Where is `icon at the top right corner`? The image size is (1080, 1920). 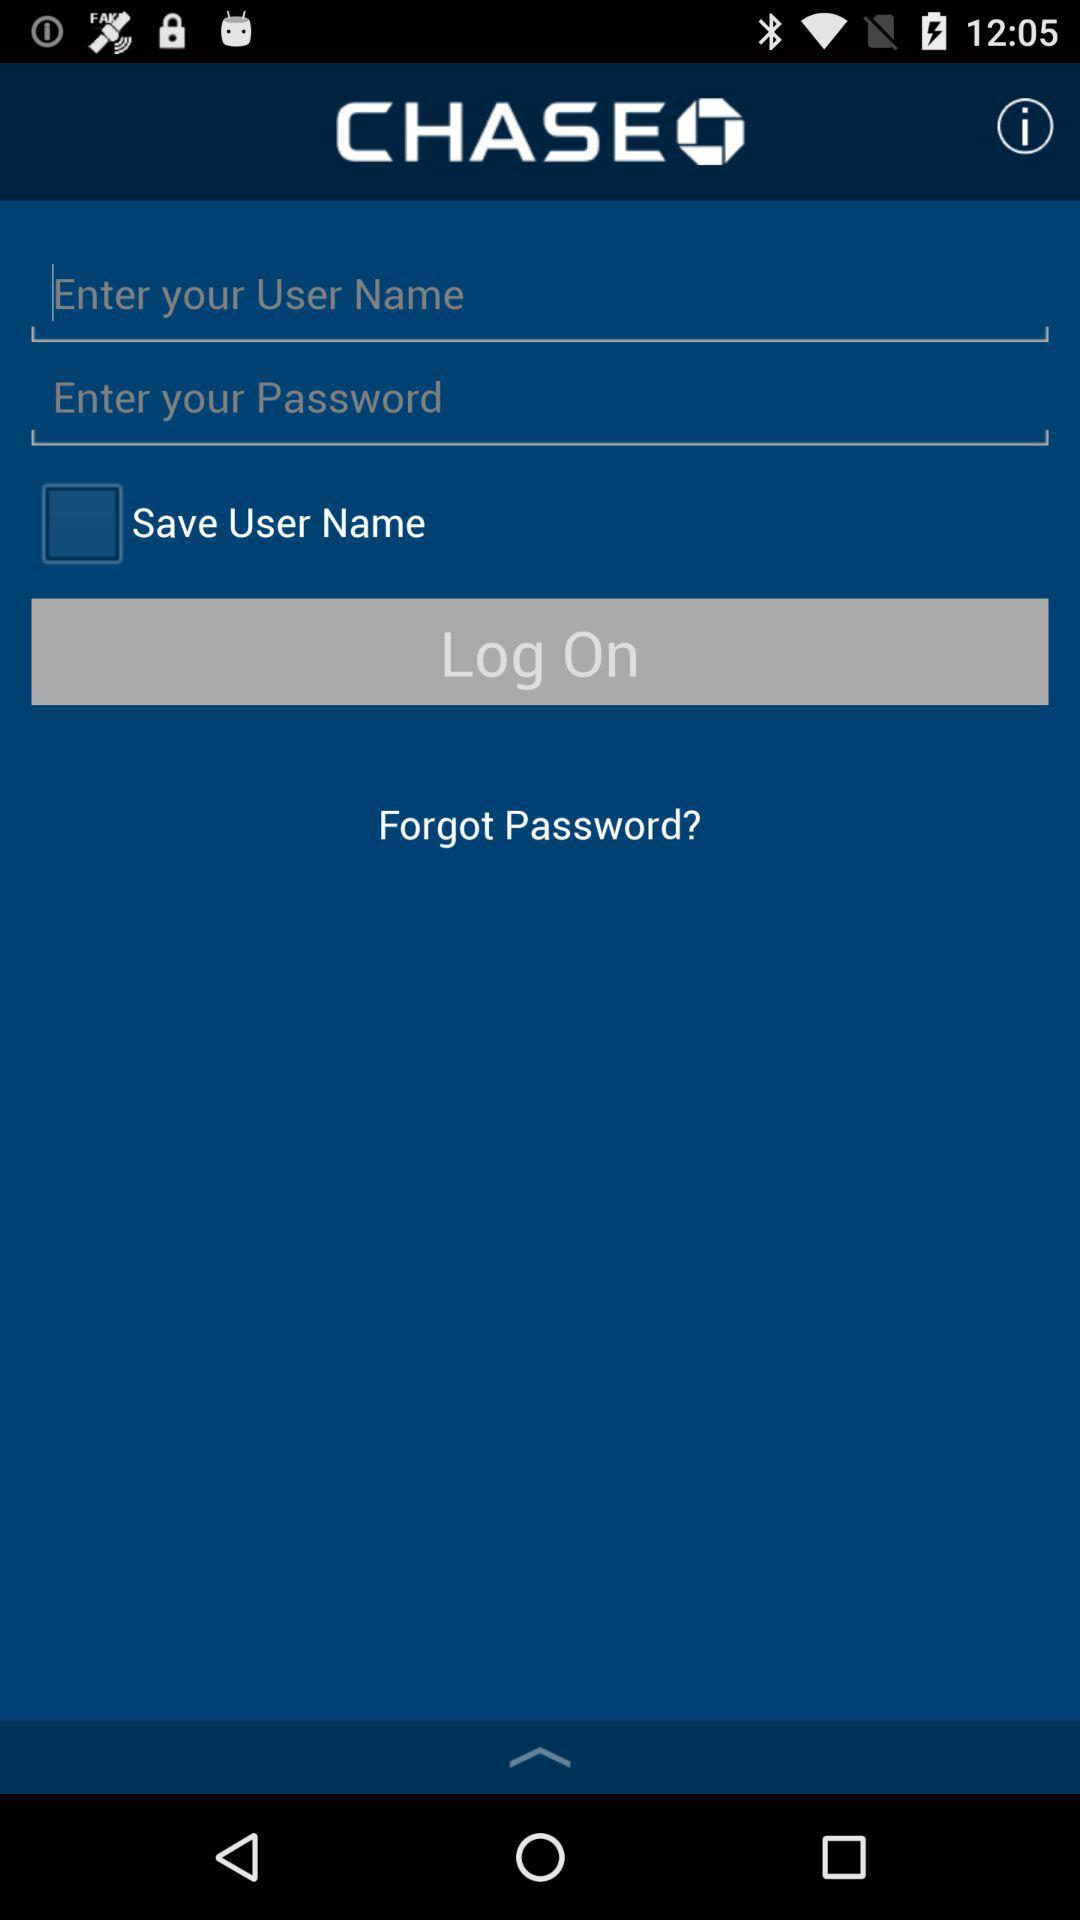
icon at the top right corner is located at coordinates (1025, 125).